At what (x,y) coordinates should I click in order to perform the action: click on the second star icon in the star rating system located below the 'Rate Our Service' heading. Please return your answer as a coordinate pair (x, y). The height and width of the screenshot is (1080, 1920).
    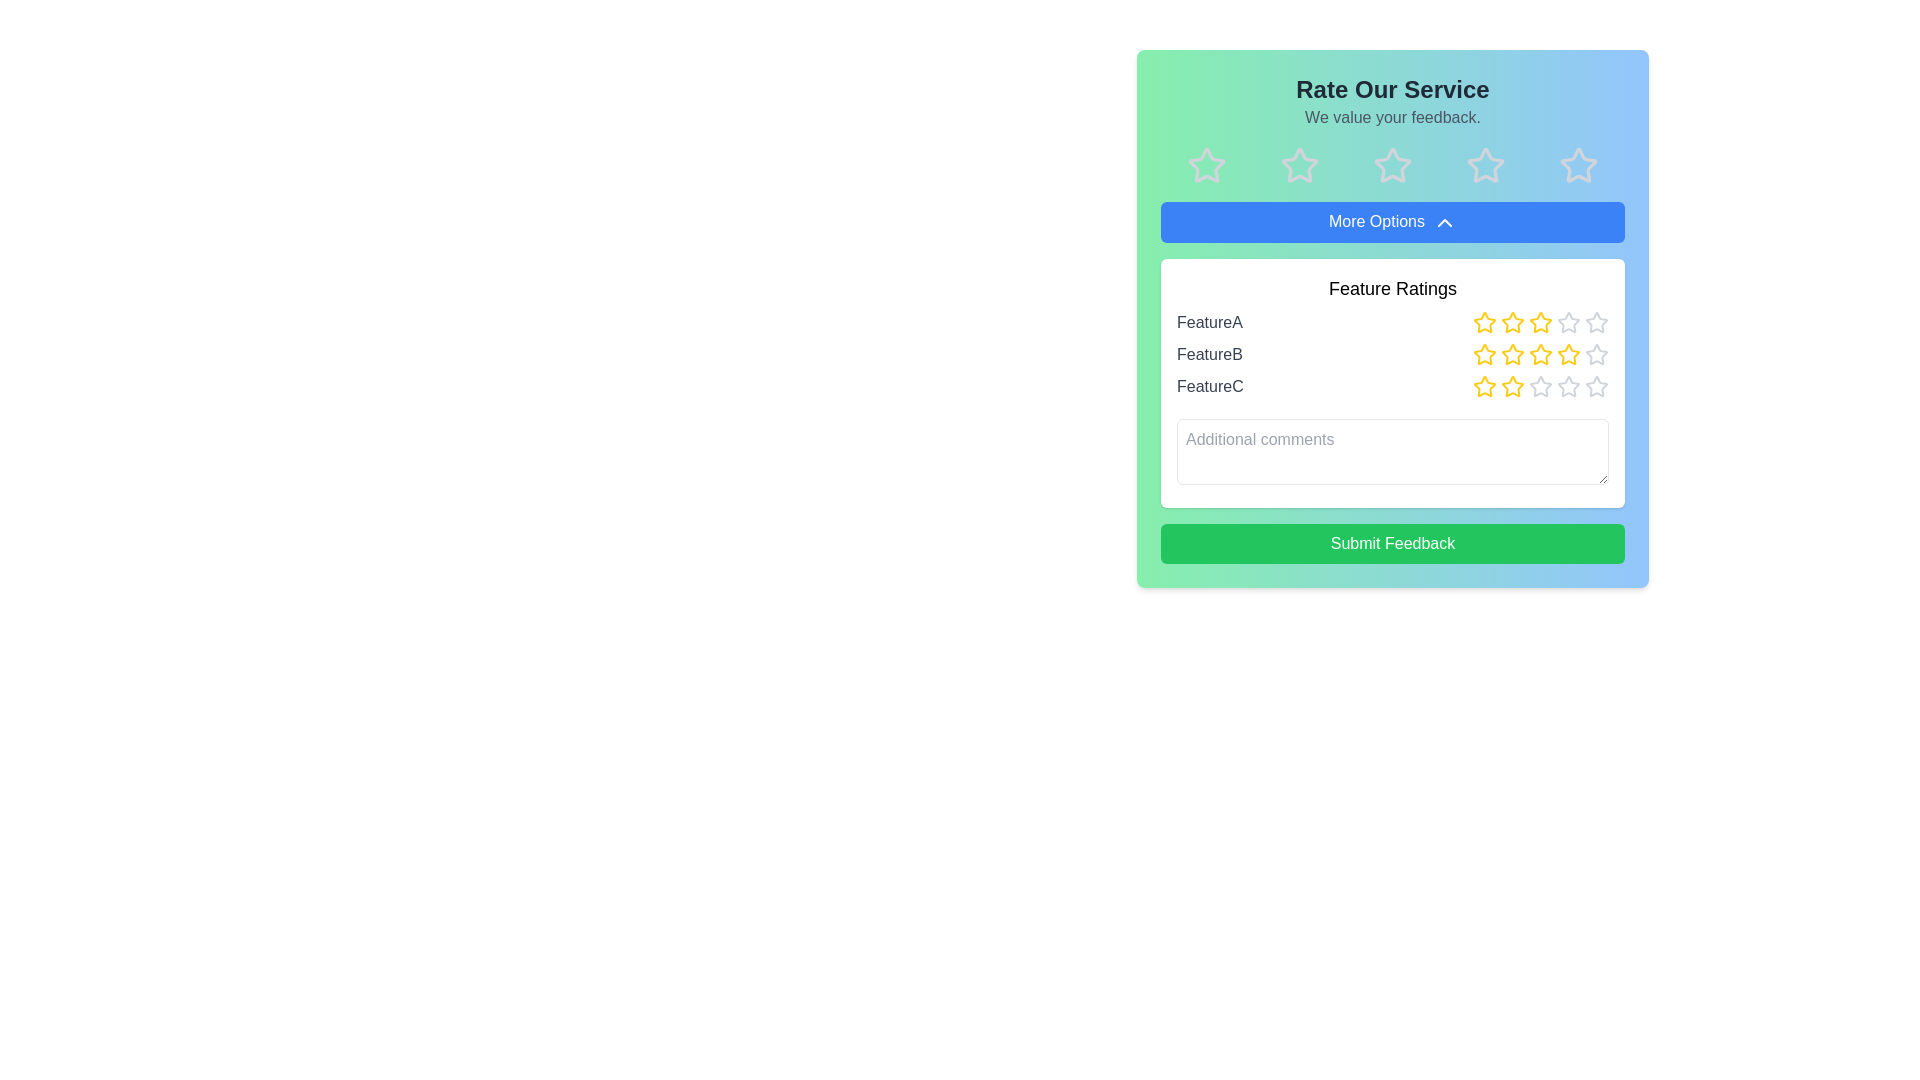
    Looking at the image, I should click on (1300, 164).